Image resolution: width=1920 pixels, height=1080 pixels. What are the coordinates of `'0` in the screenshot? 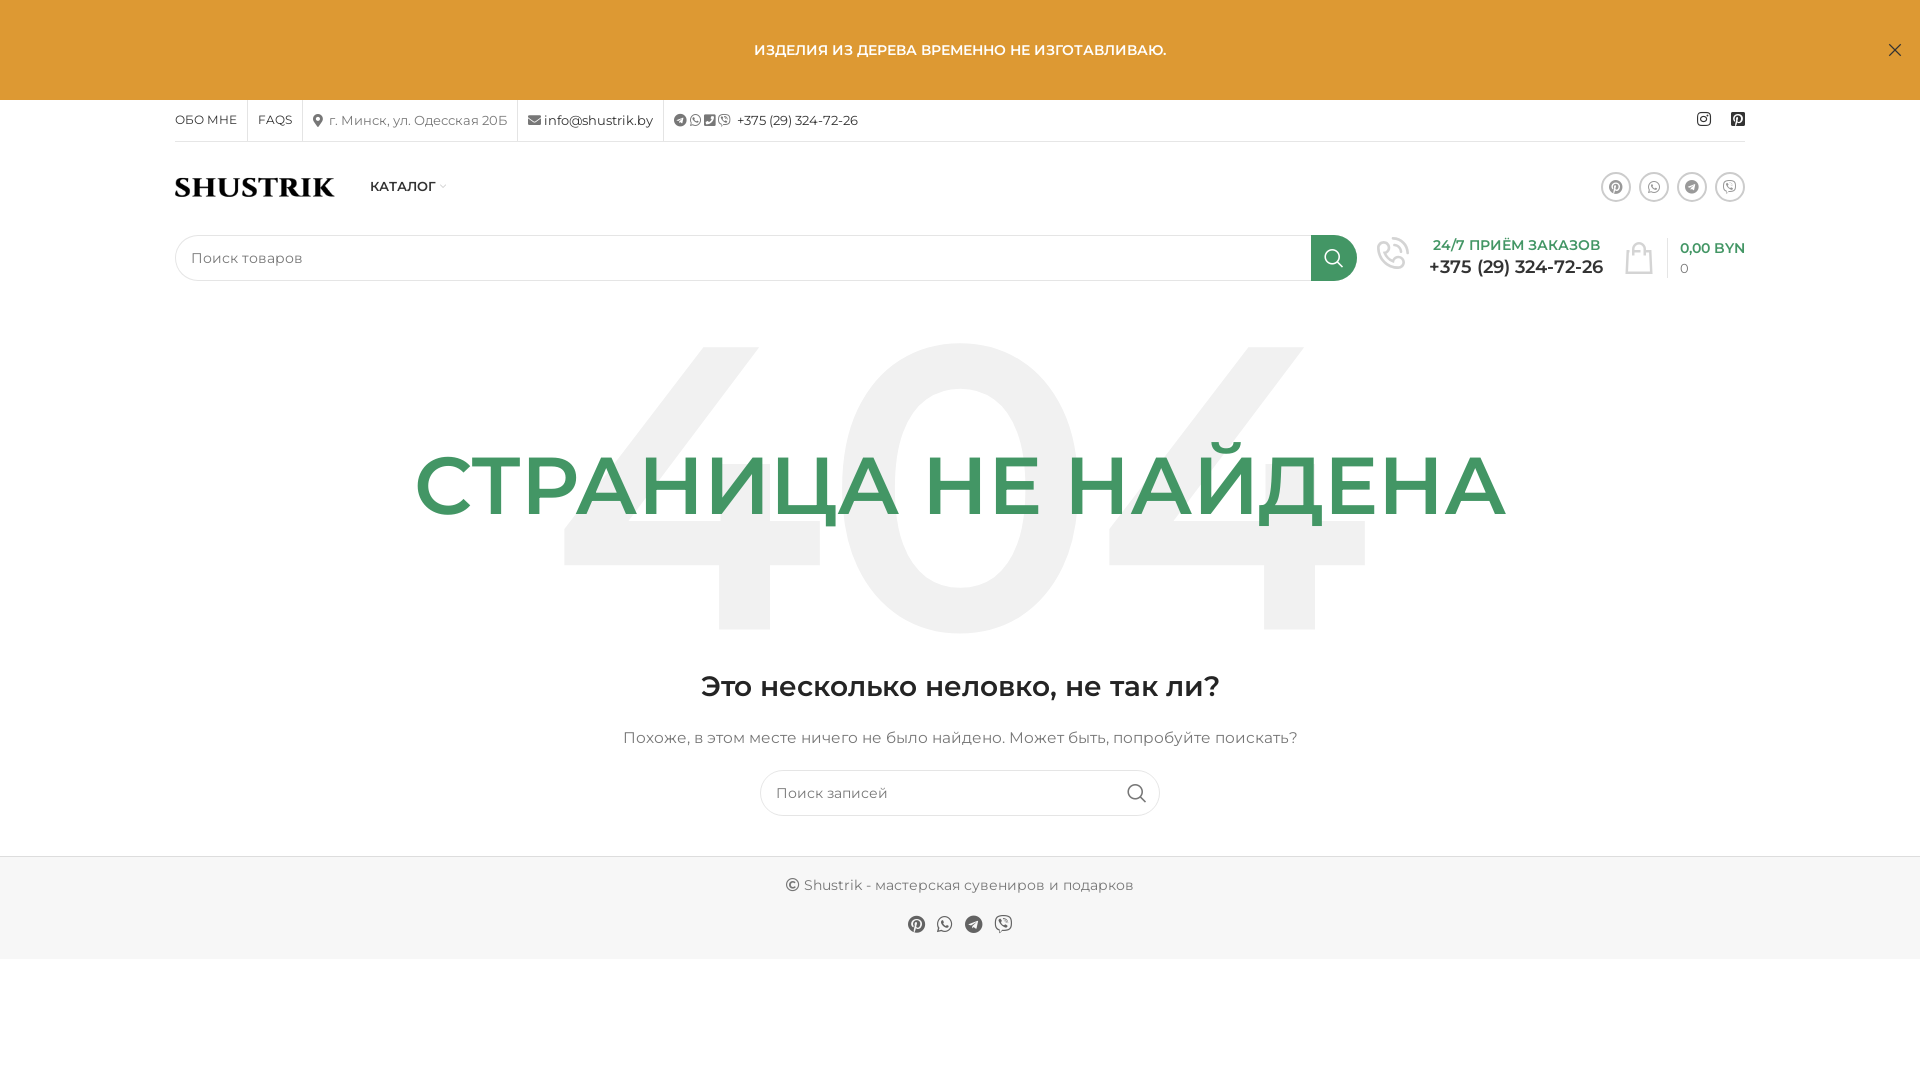 It's located at (1683, 257).